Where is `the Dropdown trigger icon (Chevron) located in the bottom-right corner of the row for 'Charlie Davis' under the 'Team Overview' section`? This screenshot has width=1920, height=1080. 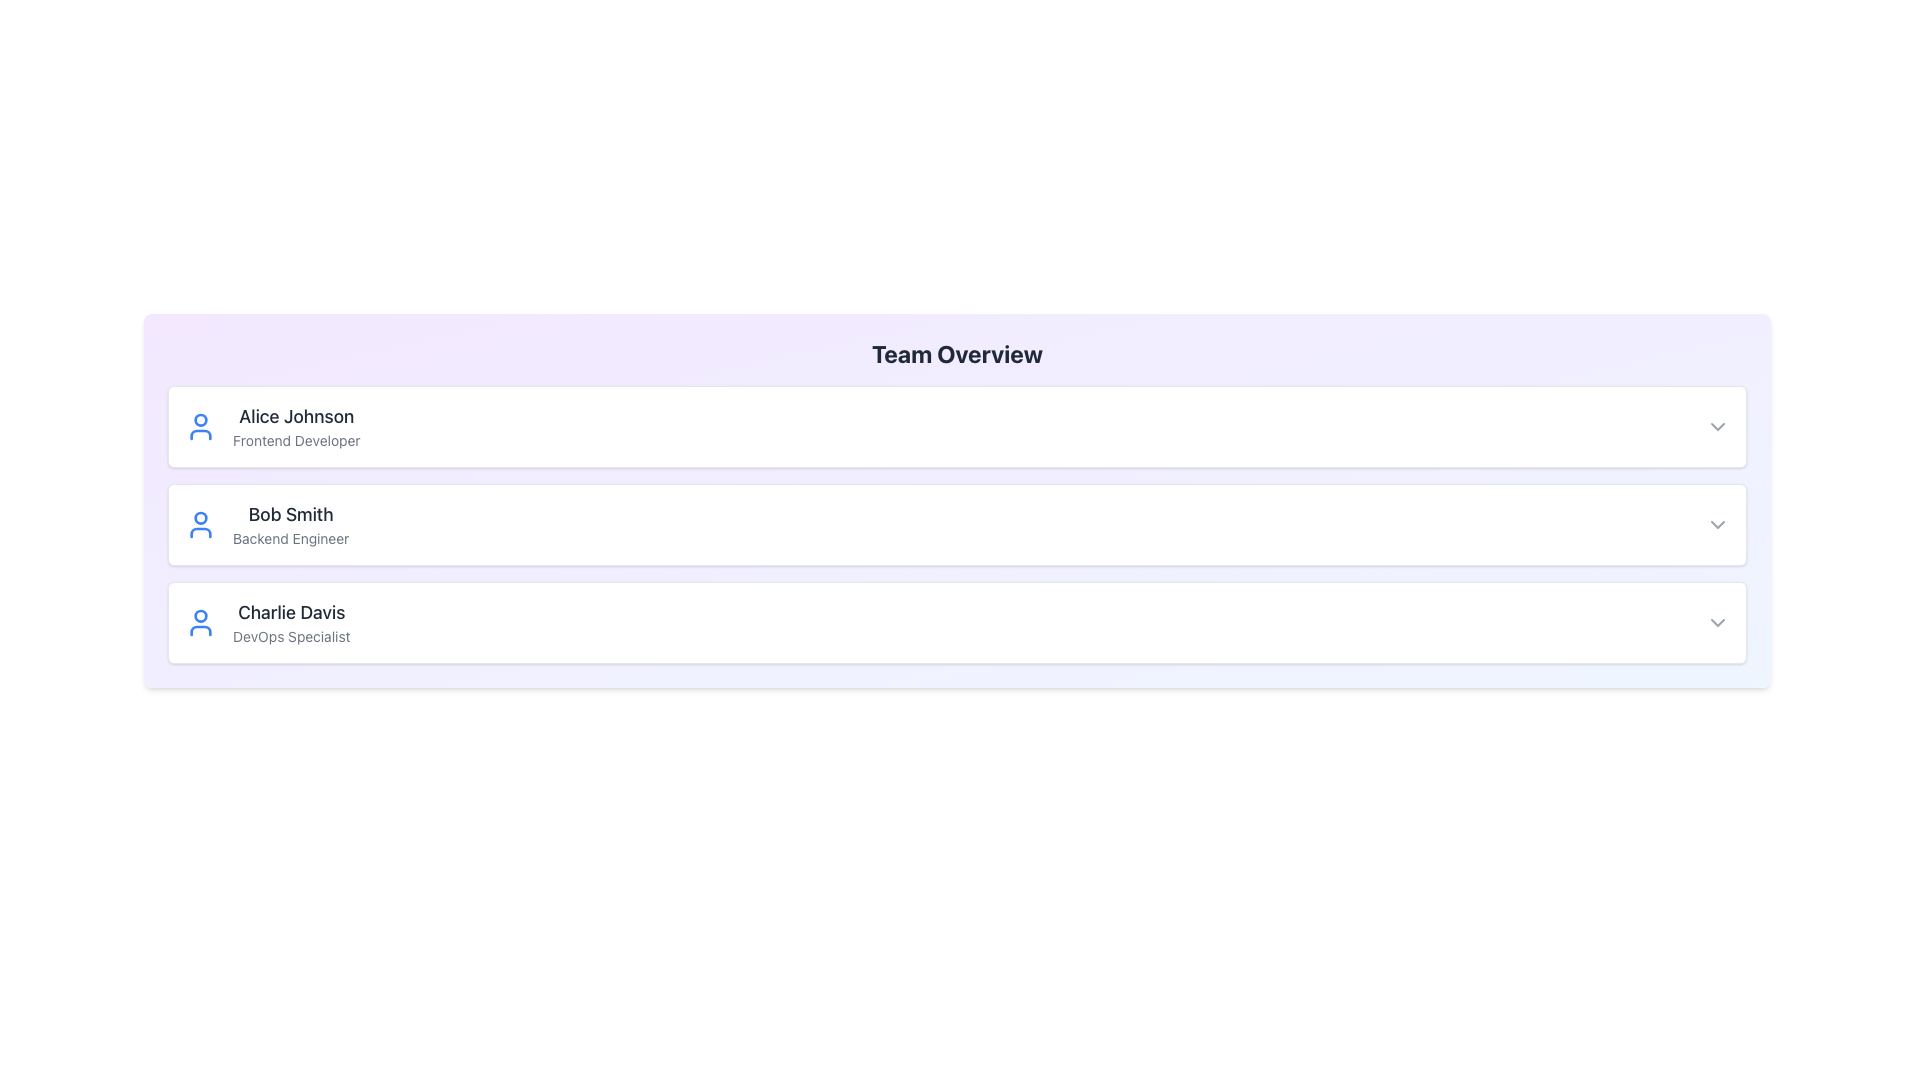 the Dropdown trigger icon (Chevron) located in the bottom-right corner of the row for 'Charlie Davis' under the 'Team Overview' section is located at coordinates (1717, 622).